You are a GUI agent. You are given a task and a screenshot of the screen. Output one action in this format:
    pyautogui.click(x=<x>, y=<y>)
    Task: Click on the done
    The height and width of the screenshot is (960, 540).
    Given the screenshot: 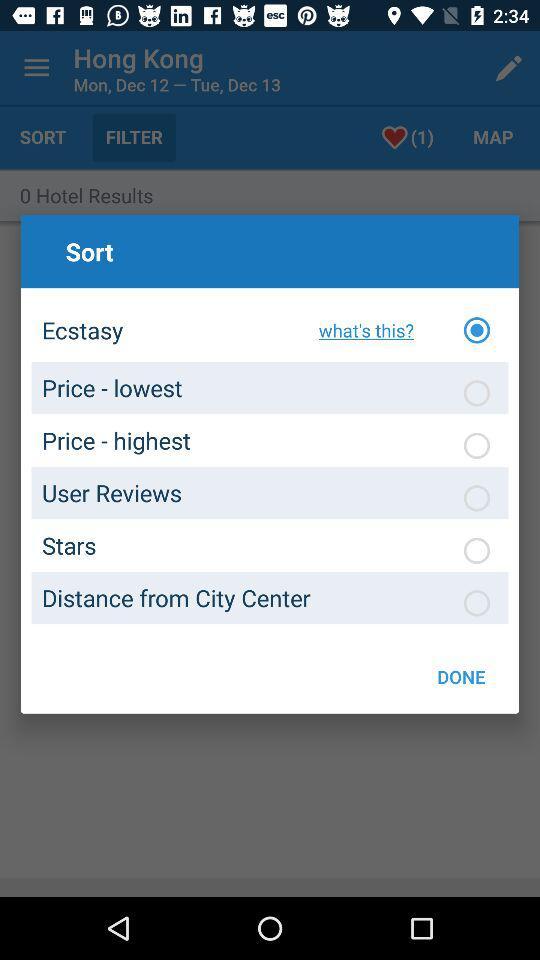 What is the action you would take?
    pyautogui.click(x=461, y=676)
    